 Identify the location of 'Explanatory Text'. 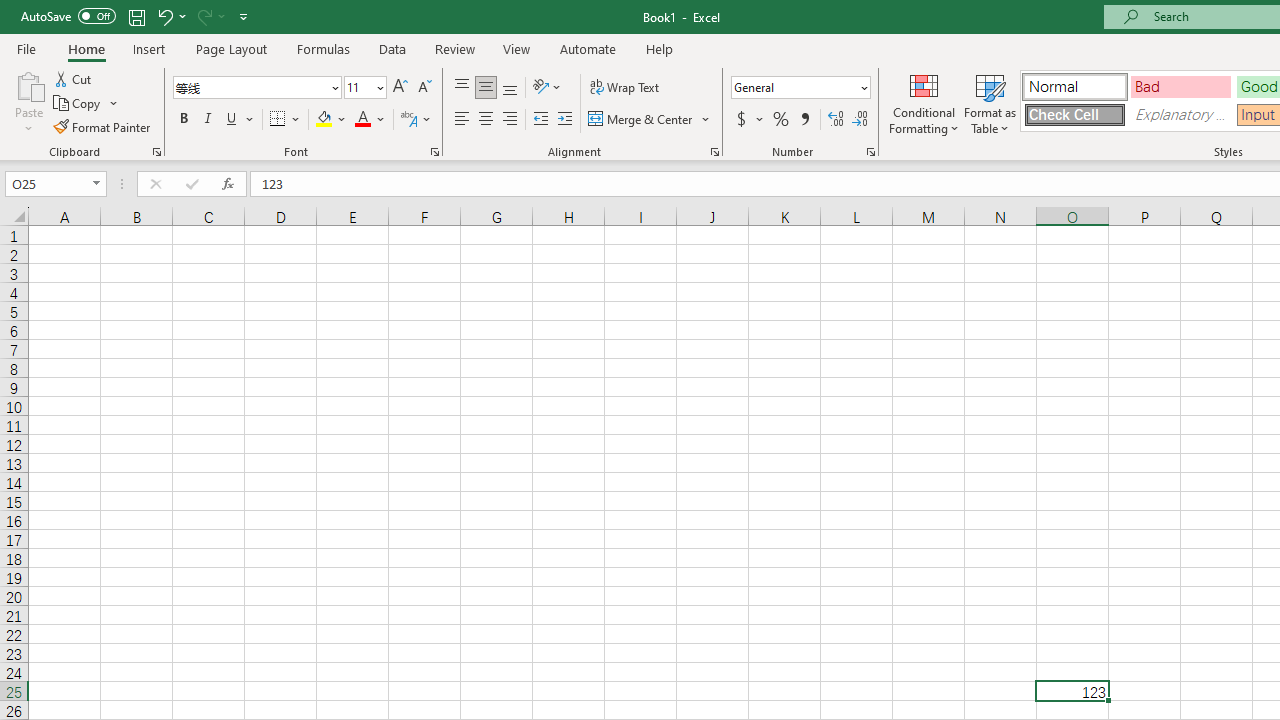
(1180, 114).